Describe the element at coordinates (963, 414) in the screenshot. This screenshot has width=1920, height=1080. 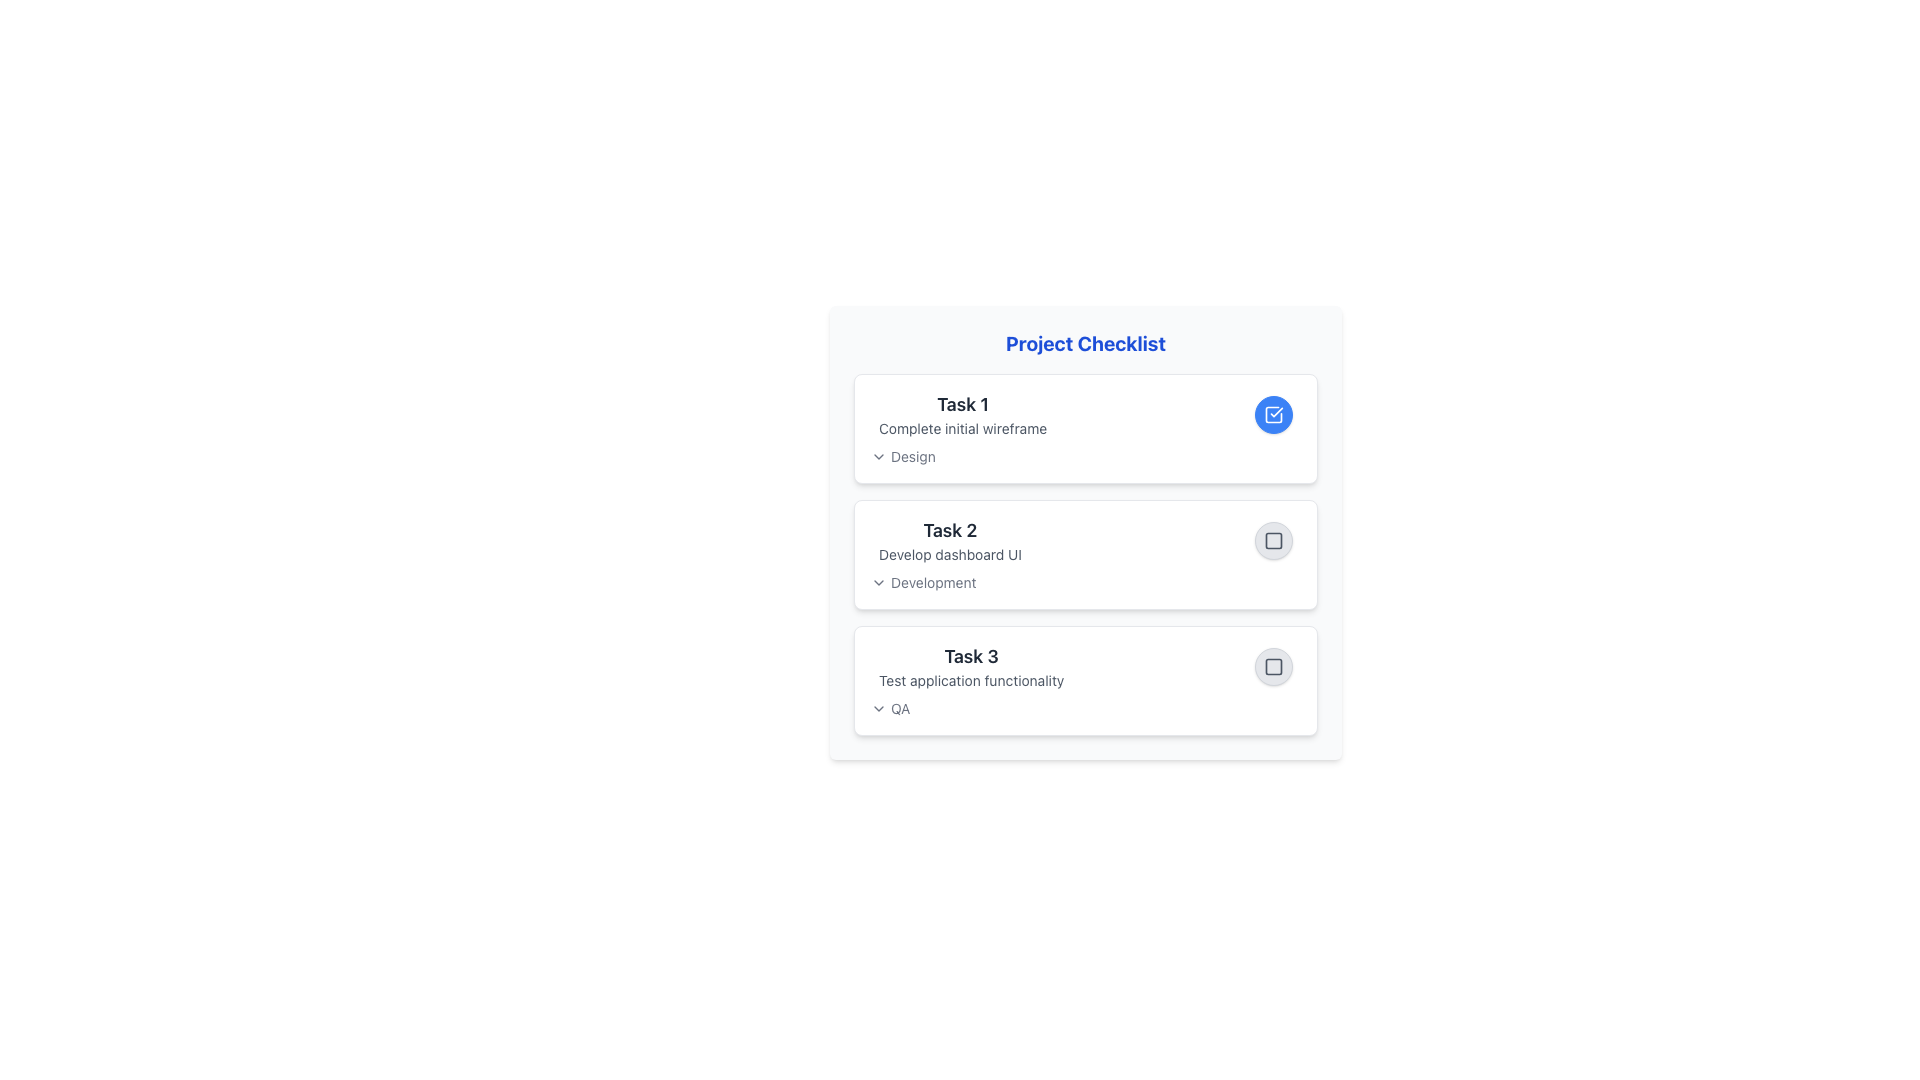
I see `text content of the topmost task listing in the 'Project Checklist' section, which displays the task name and description` at that location.